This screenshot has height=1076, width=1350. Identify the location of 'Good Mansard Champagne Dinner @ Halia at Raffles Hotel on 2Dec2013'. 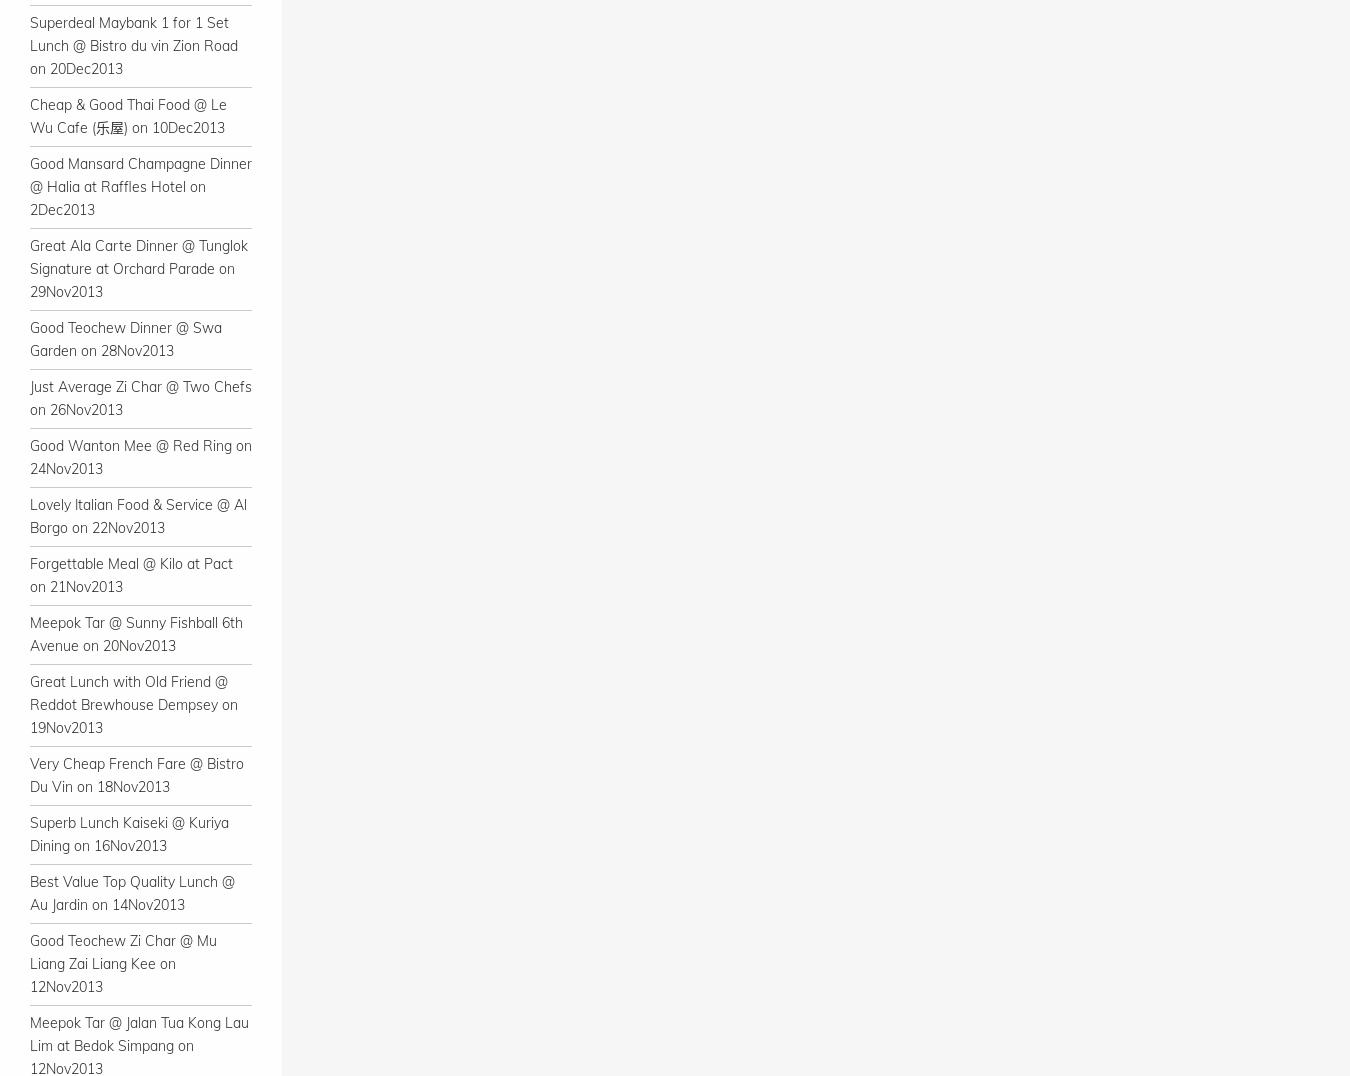
(140, 186).